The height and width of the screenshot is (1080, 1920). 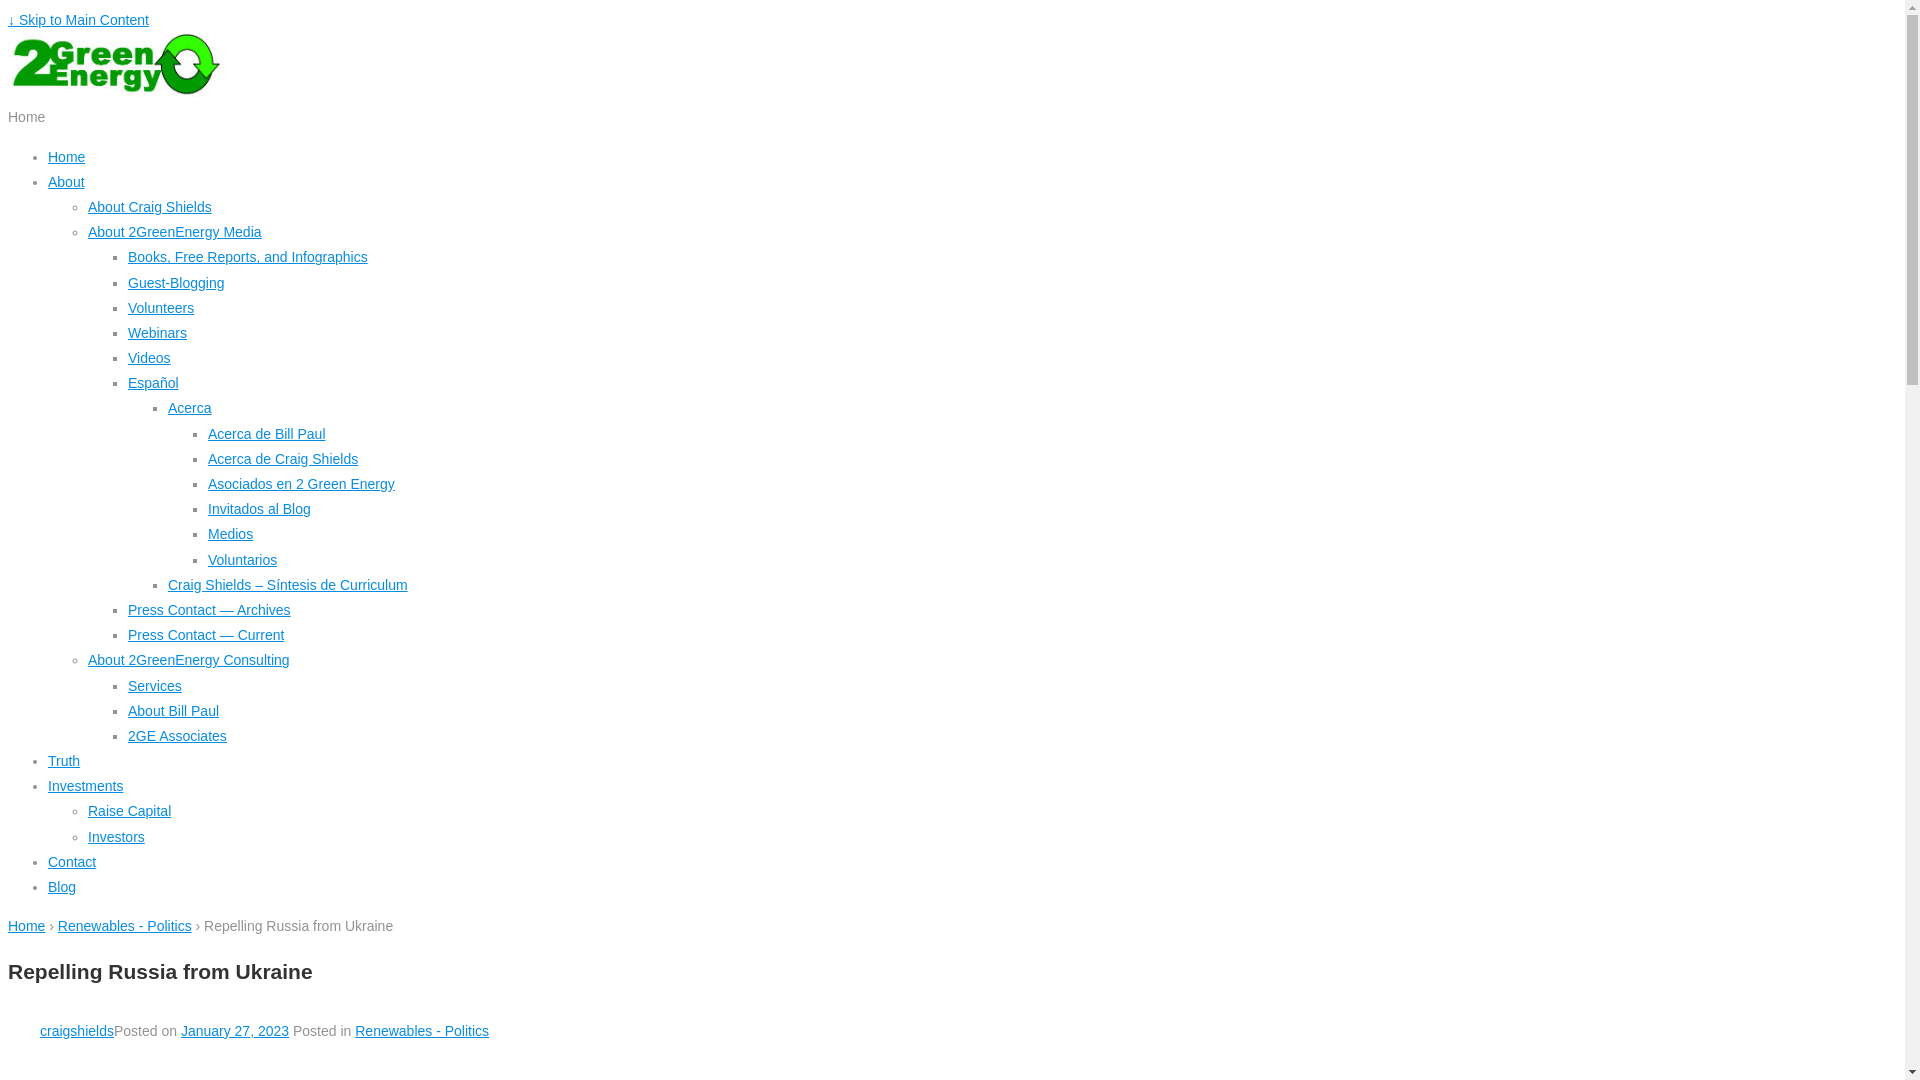 I want to click on 'Services', so click(x=153, y=685).